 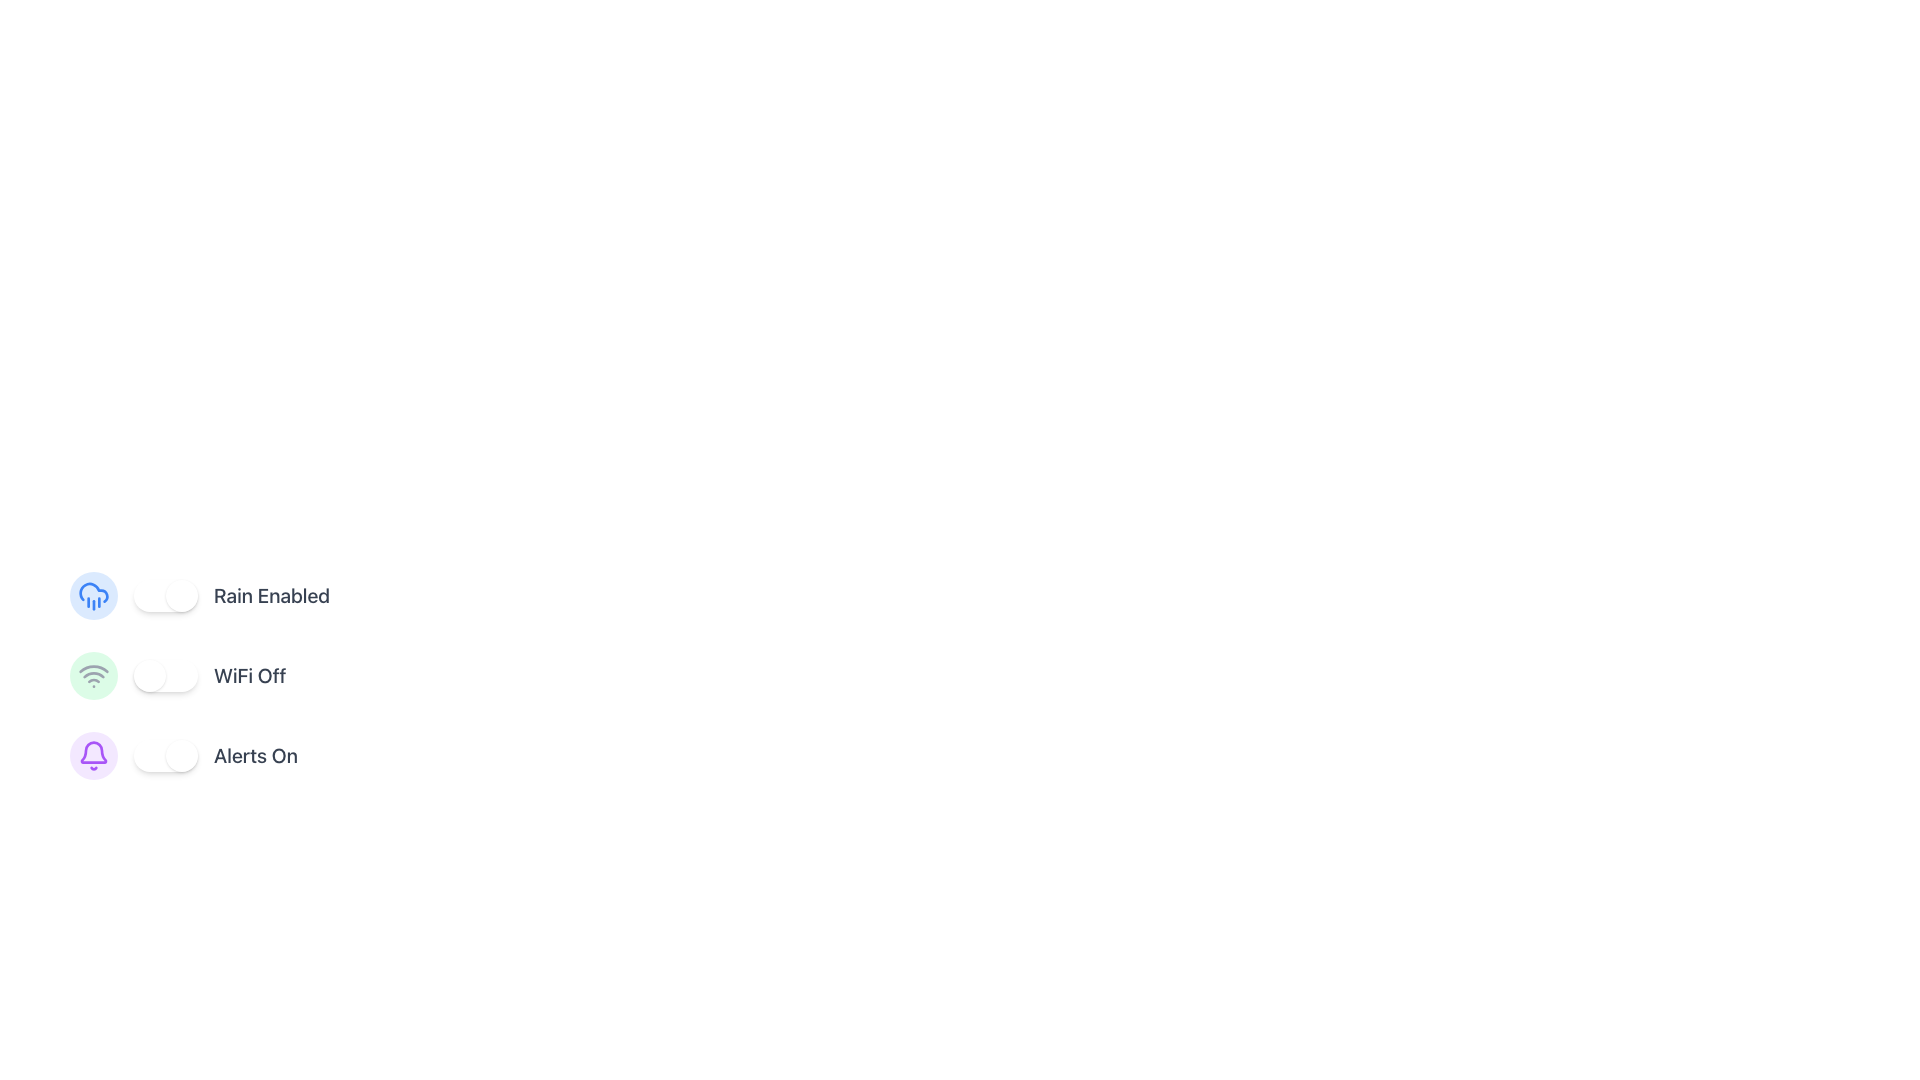 What do you see at coordinates (93, 668) in the screenshot?
I see `the second segment of the WiFi icon, which is part of an SVG graphic representation of a WiFi signal, located next to the 'WiFi Off' label` at bounding box center [93, 668].